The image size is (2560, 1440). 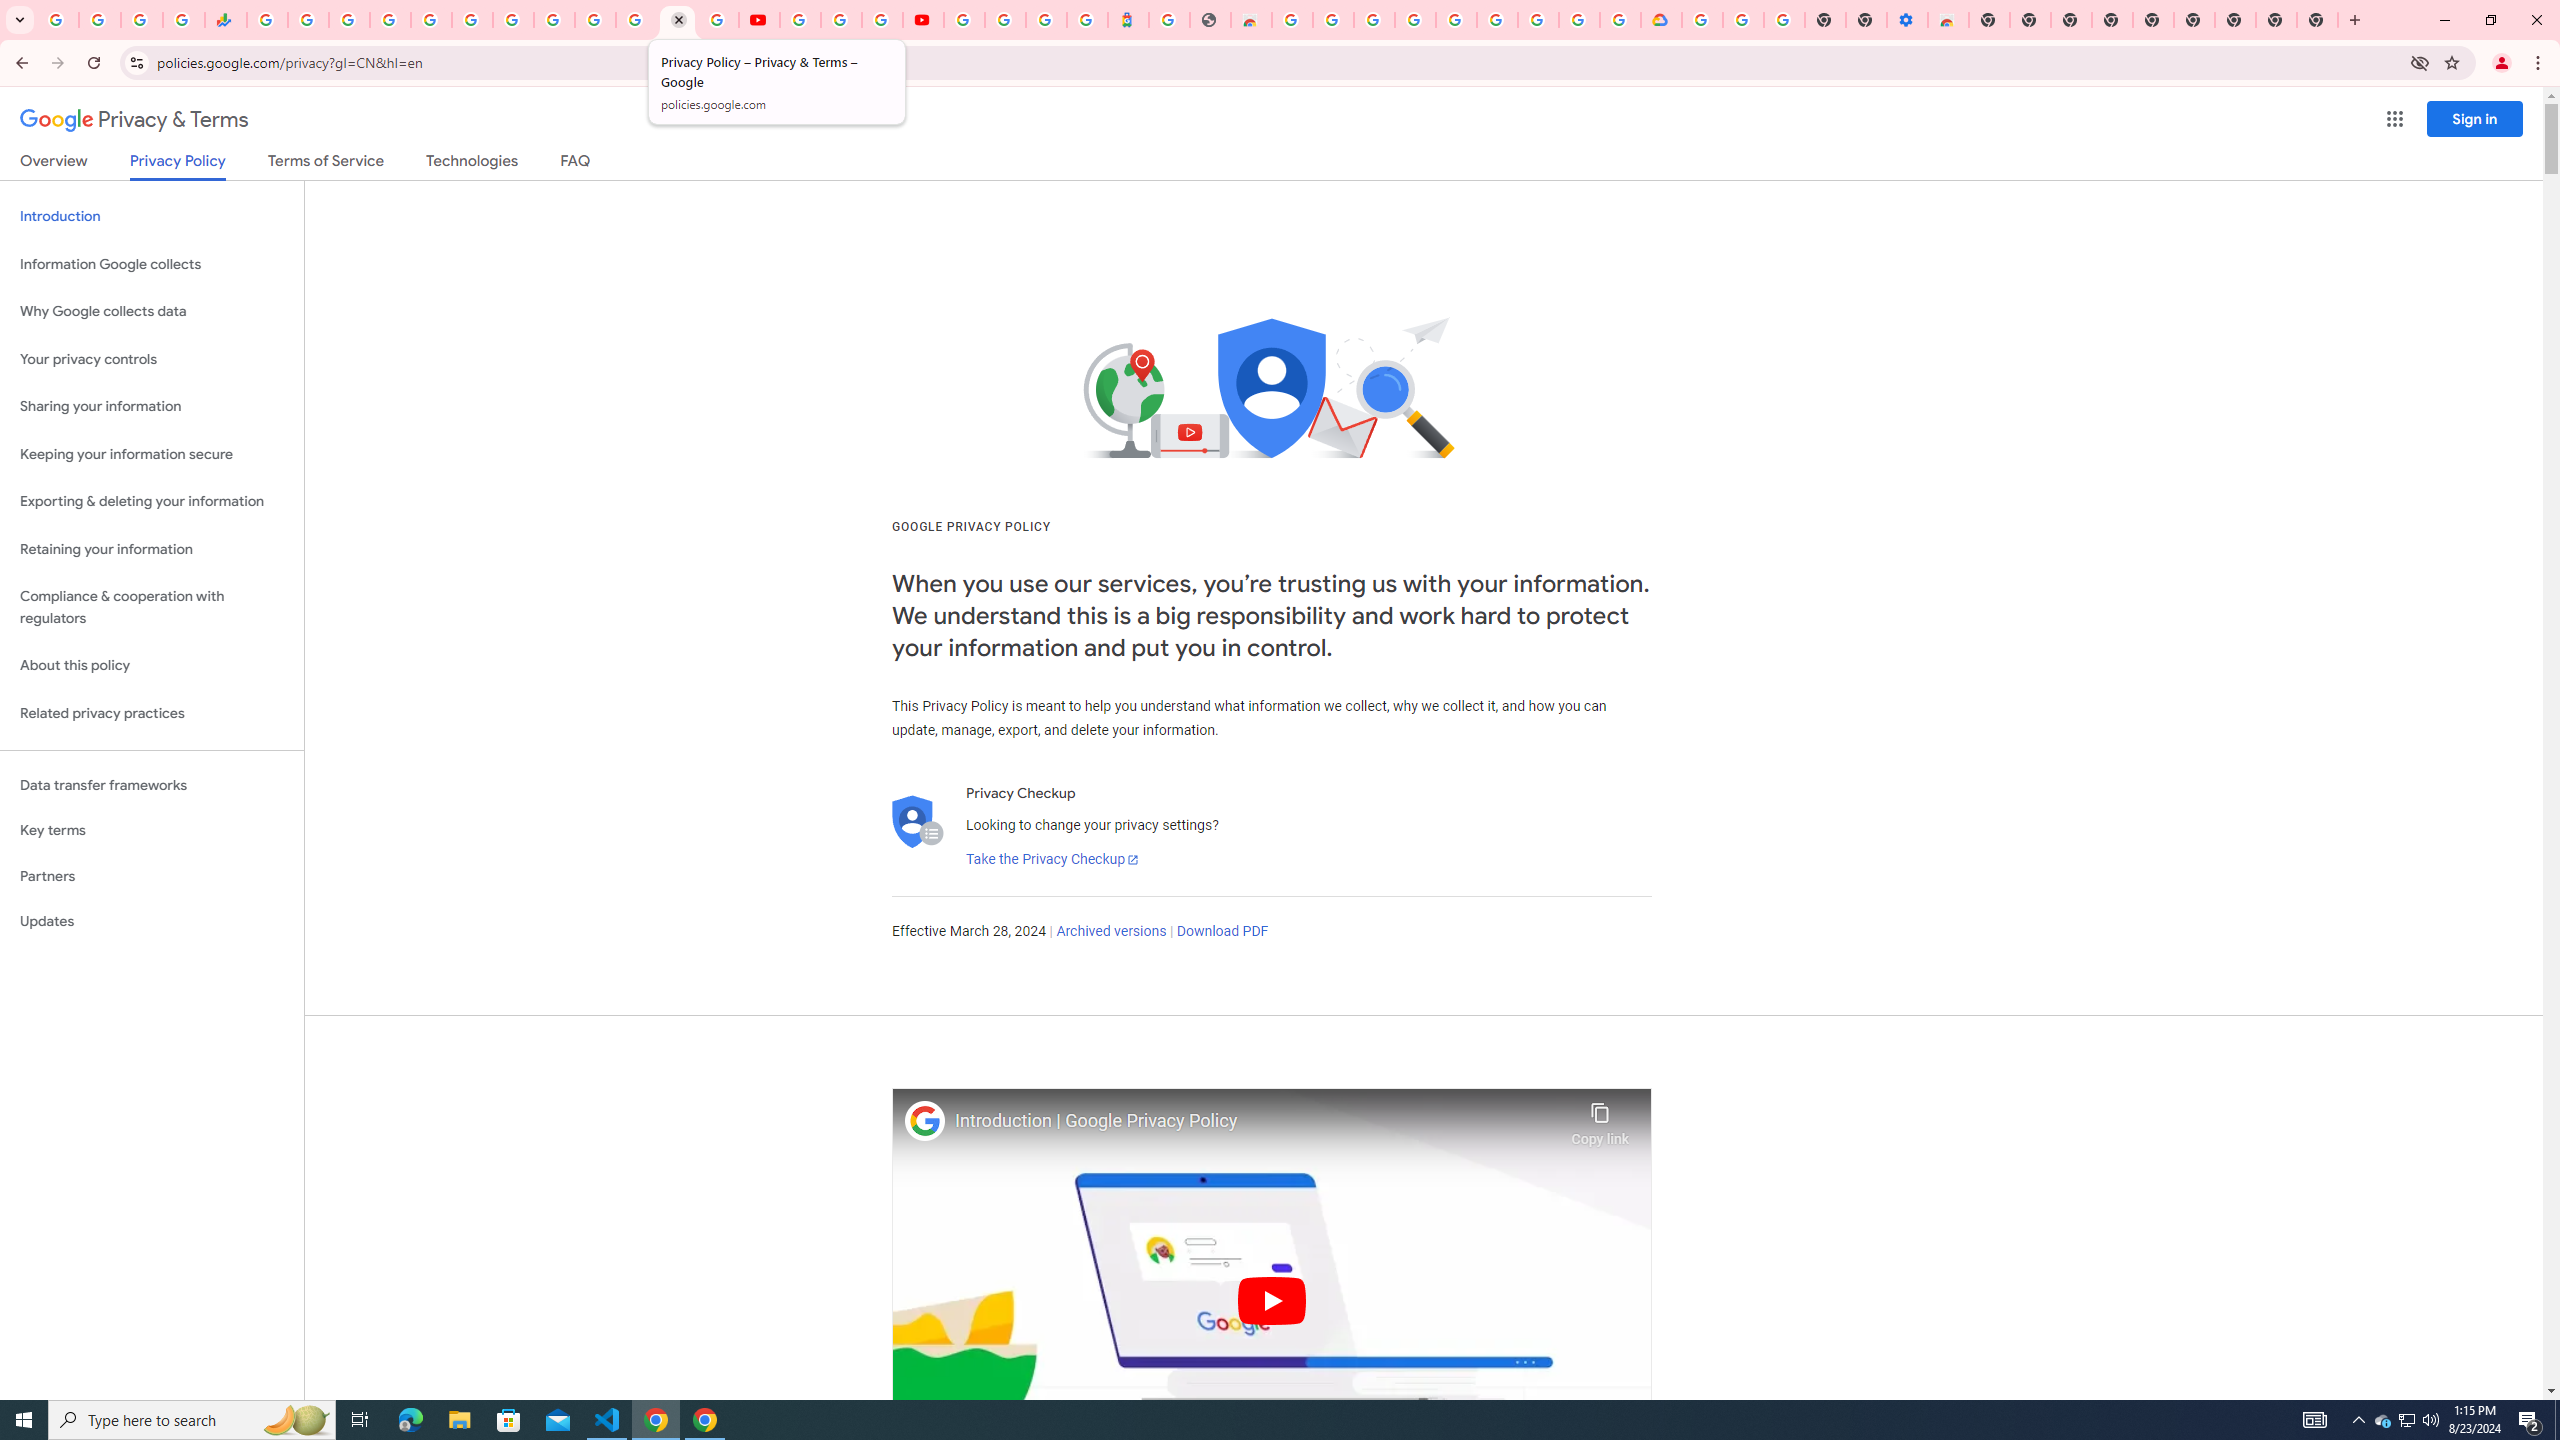 What do you see at coordinates (134, 119) in the screenshot?
I see `'Privacy & Terms'` at bounding box center [134, 119].